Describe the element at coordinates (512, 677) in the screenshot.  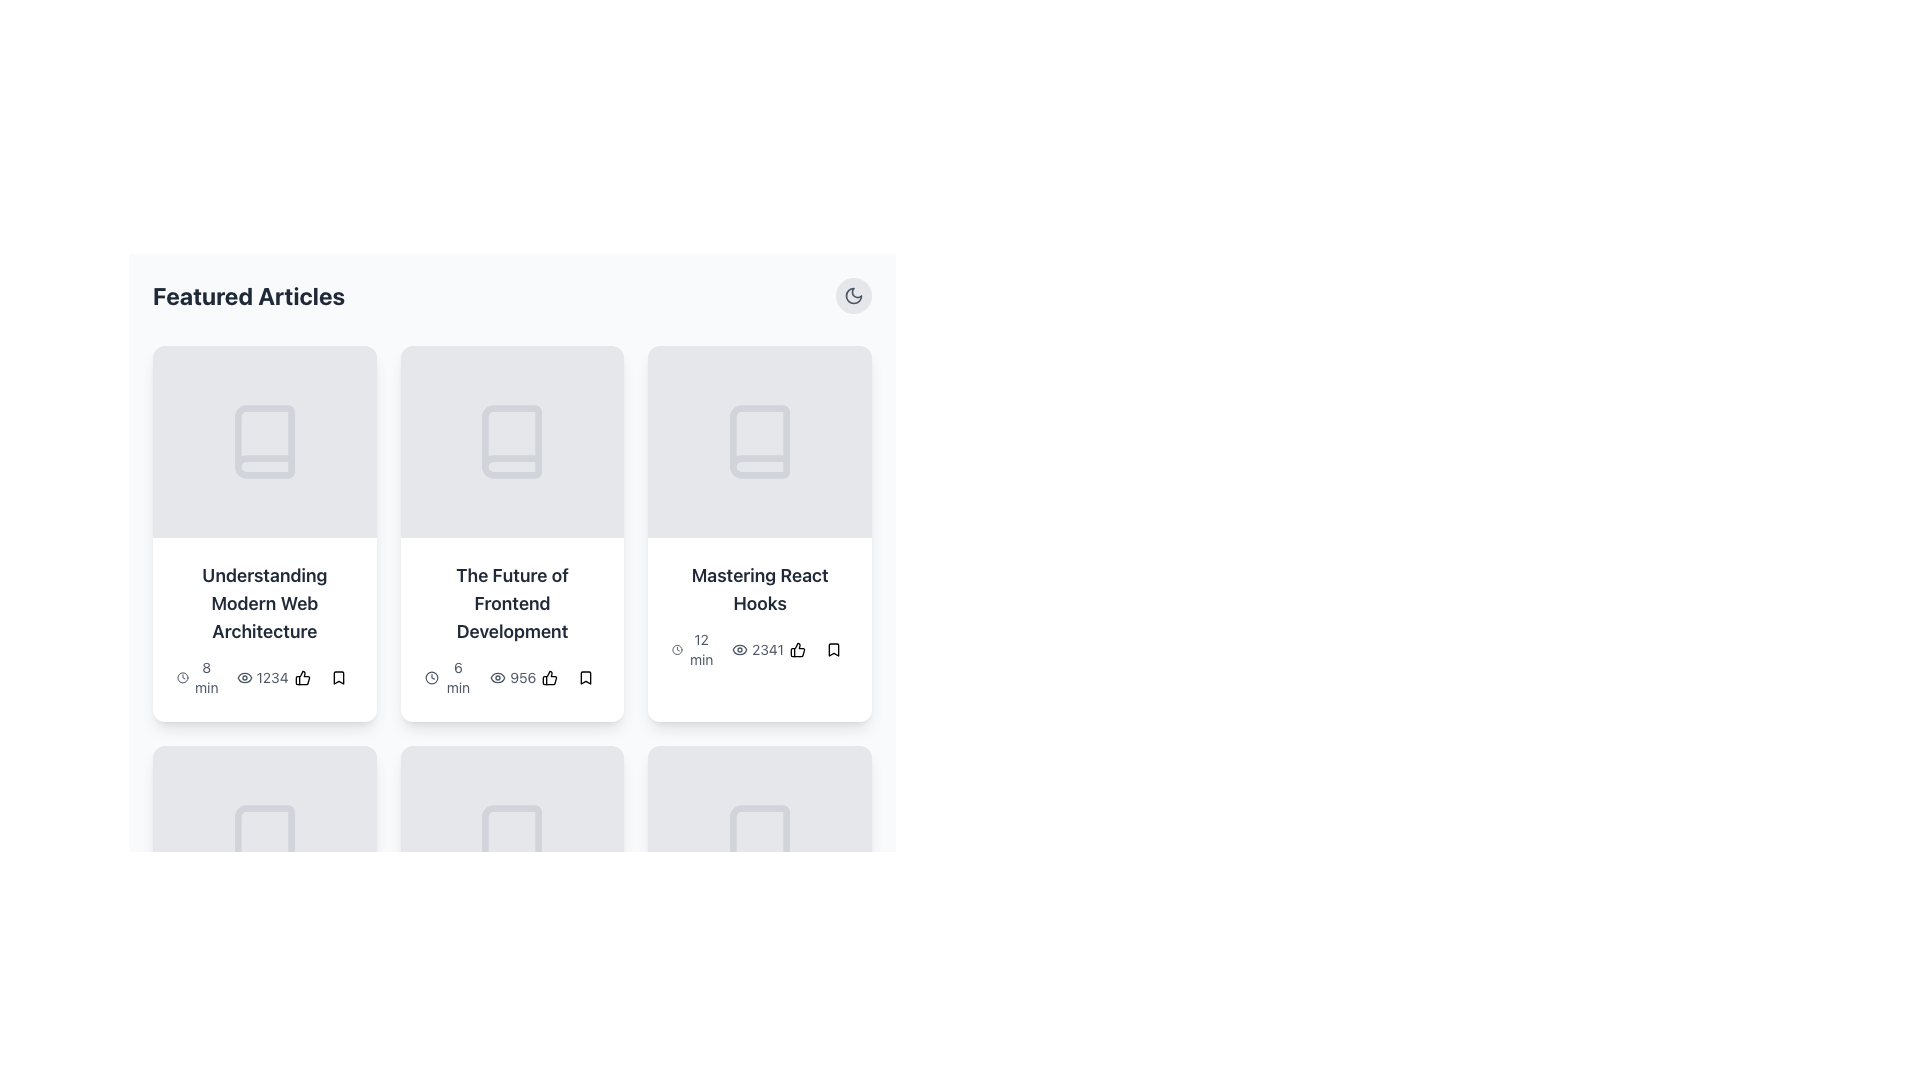
I see `the text element displaying '6 min' and '956', which is positioned below the title 'The Future of Frontend Development' in the middle card of a three-column layout` at that location.